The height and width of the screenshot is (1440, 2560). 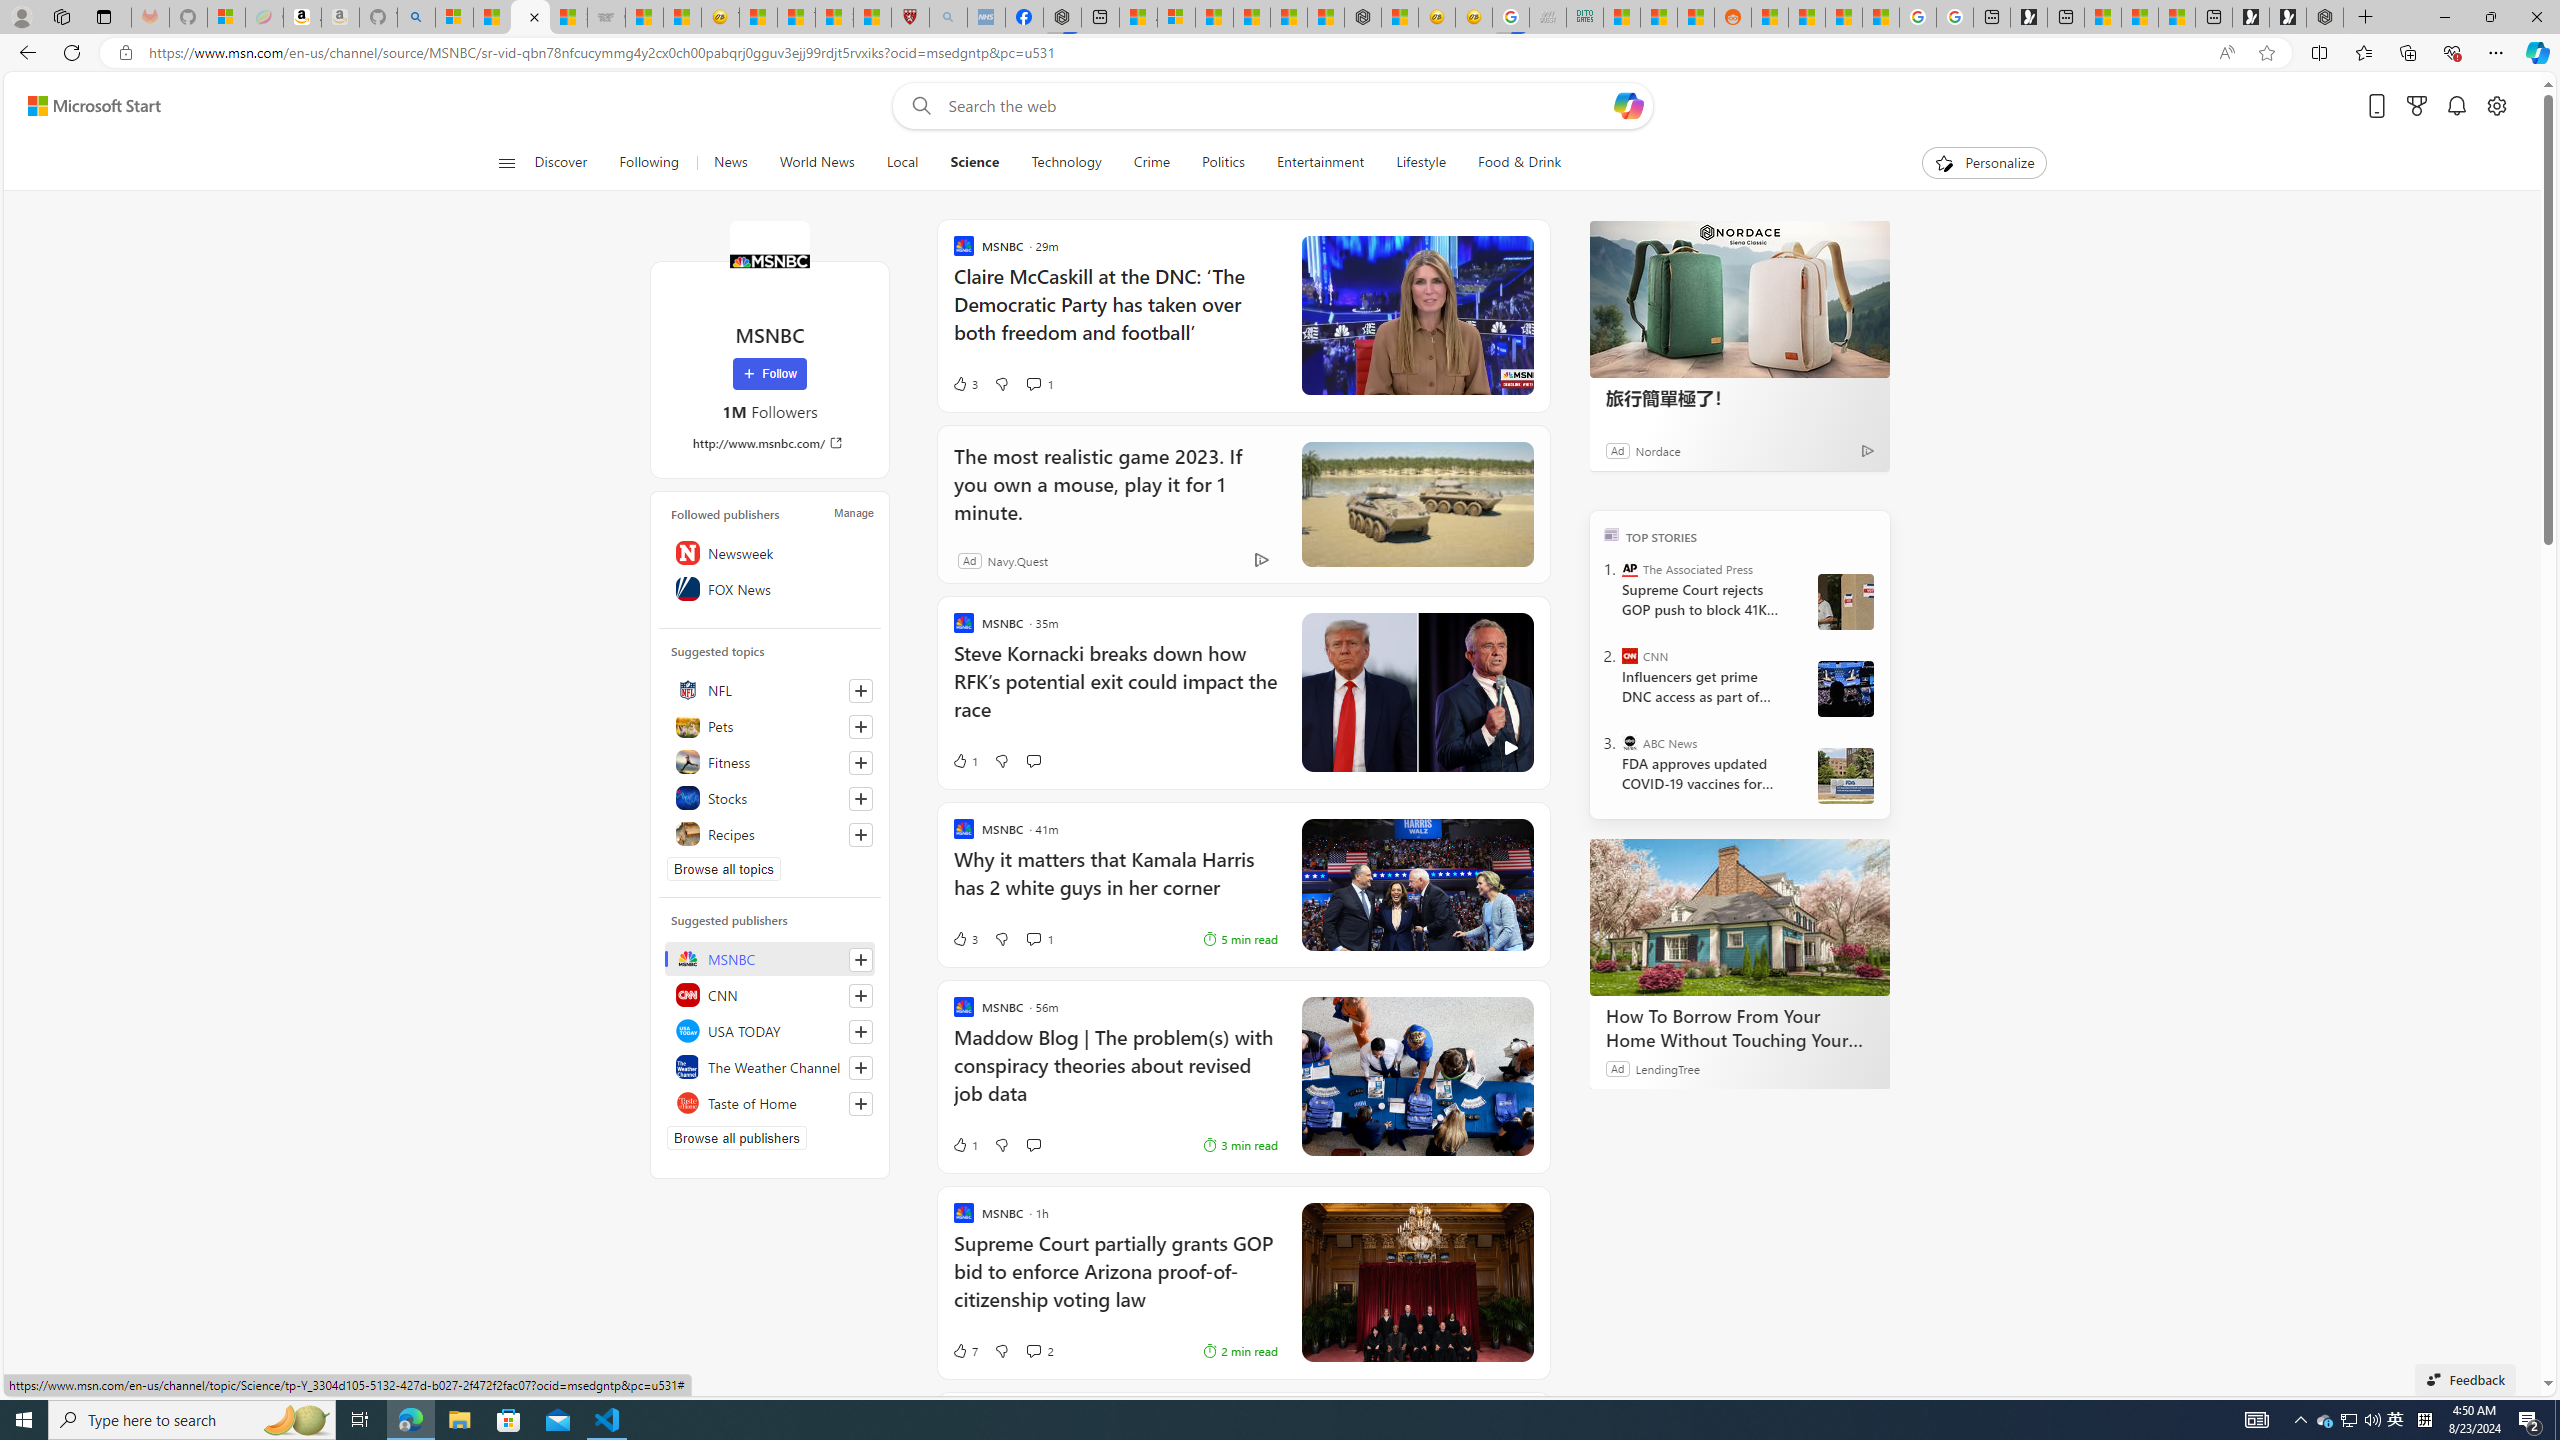 What do you see at coordinates (769, 260) in the screenshot?
I see `'MSNBC'` at bounding box center [769, 260].